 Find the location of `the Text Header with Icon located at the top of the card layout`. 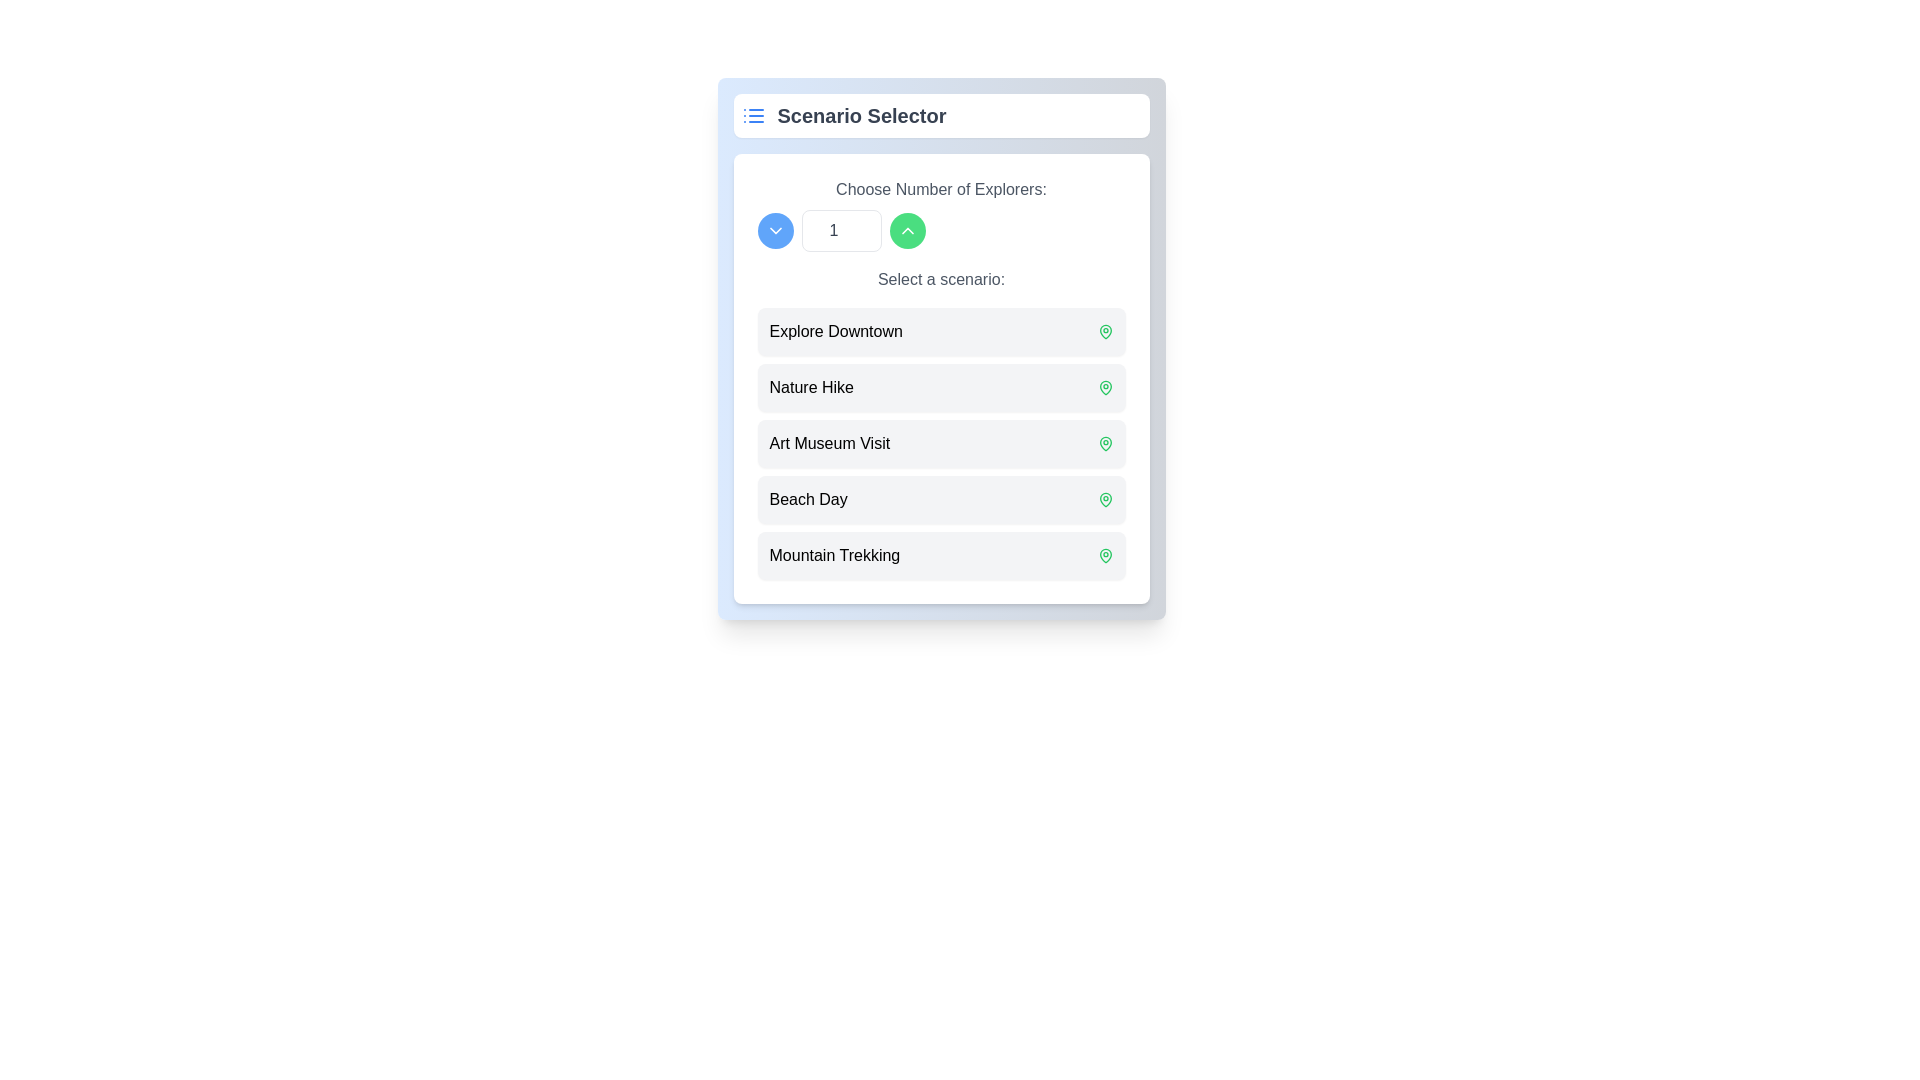

the Text Header with Icon located at the top of the card layout is located at coordinates (940, 115).